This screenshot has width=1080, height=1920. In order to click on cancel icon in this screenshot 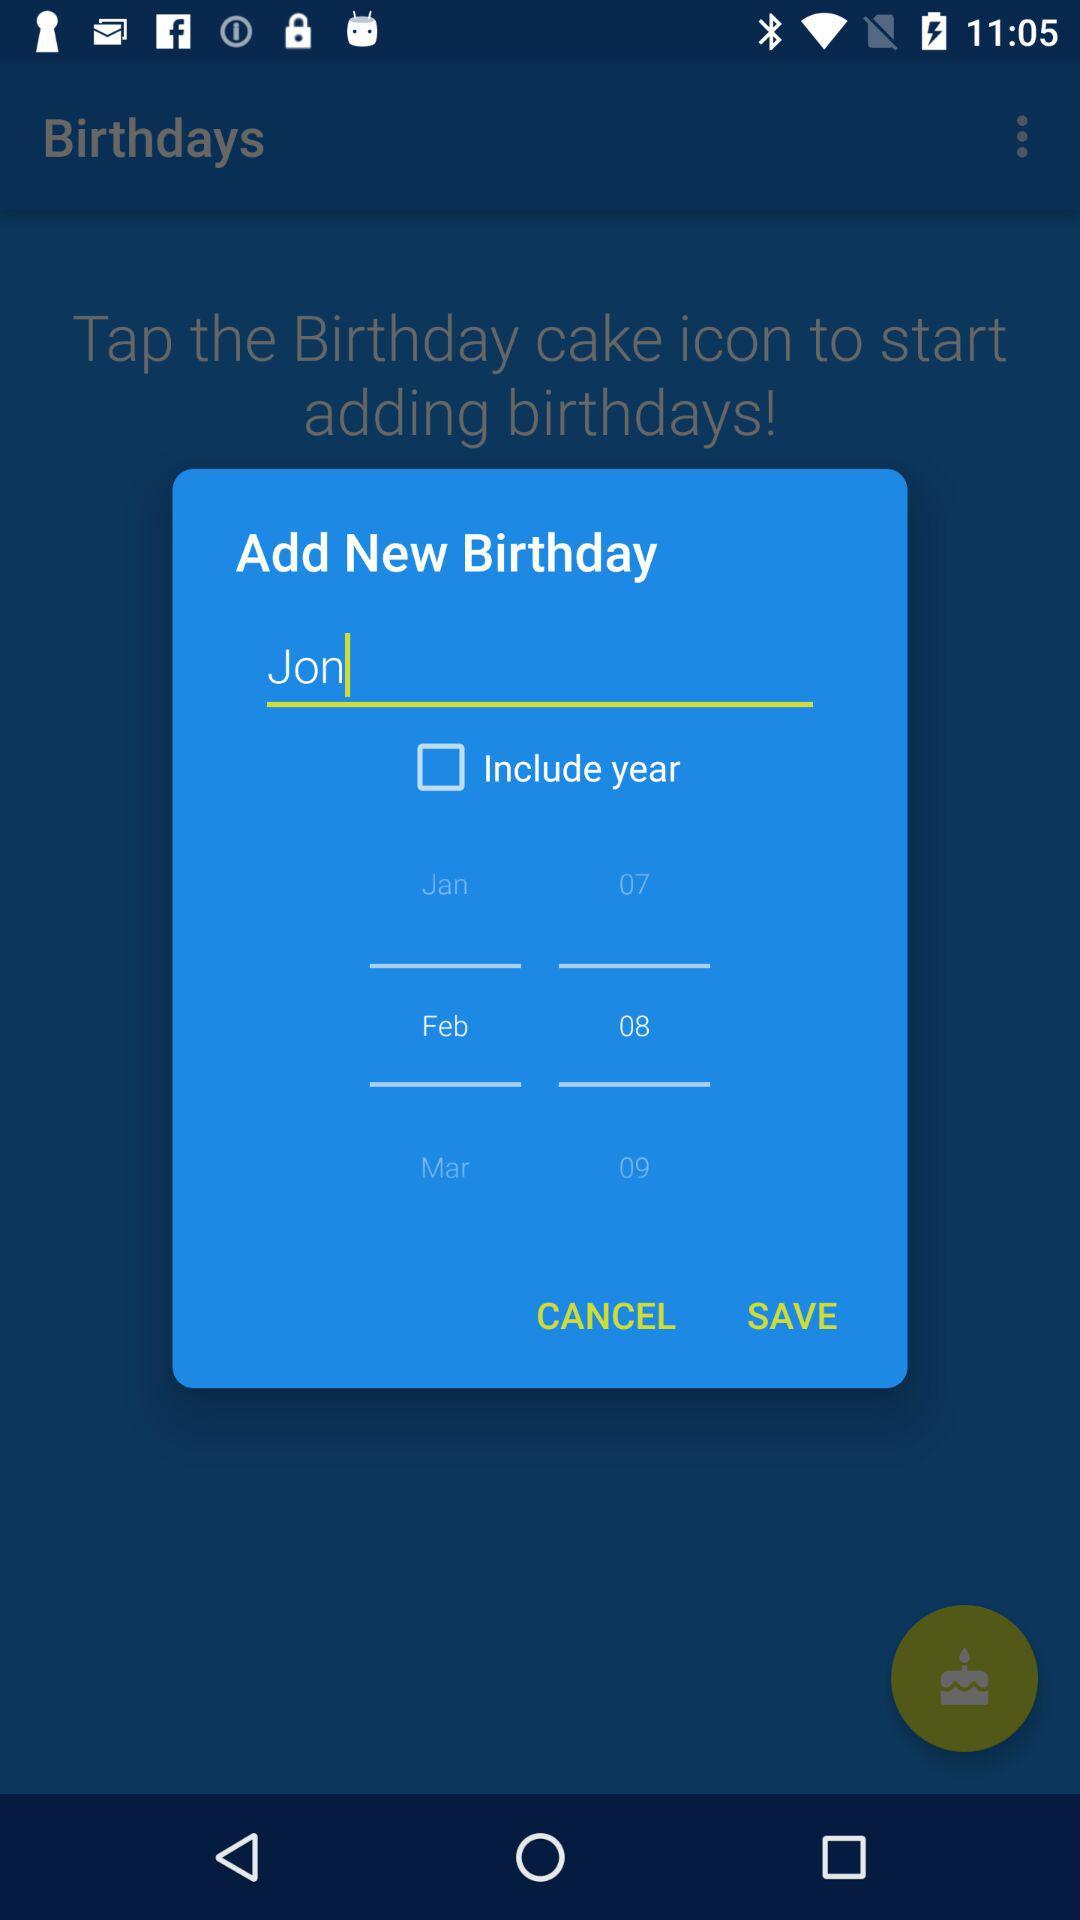, I will do `click(605, 1314)`.